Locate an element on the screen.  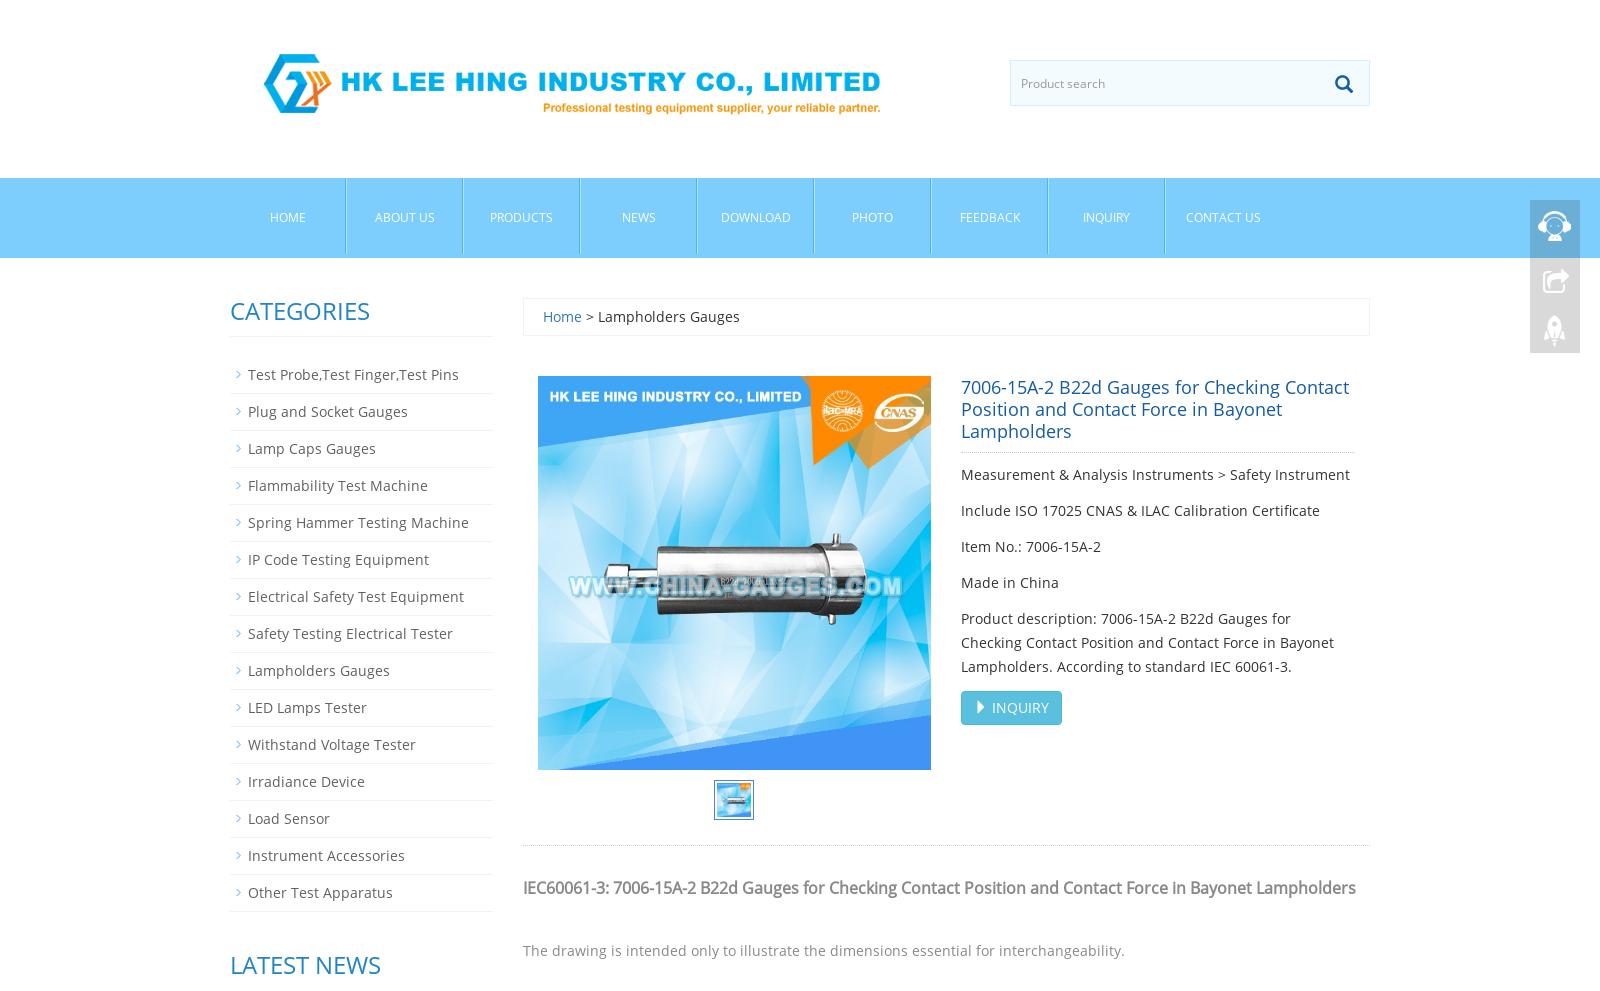
'Other Test Apparatus' is located at coordinates (320, 892).